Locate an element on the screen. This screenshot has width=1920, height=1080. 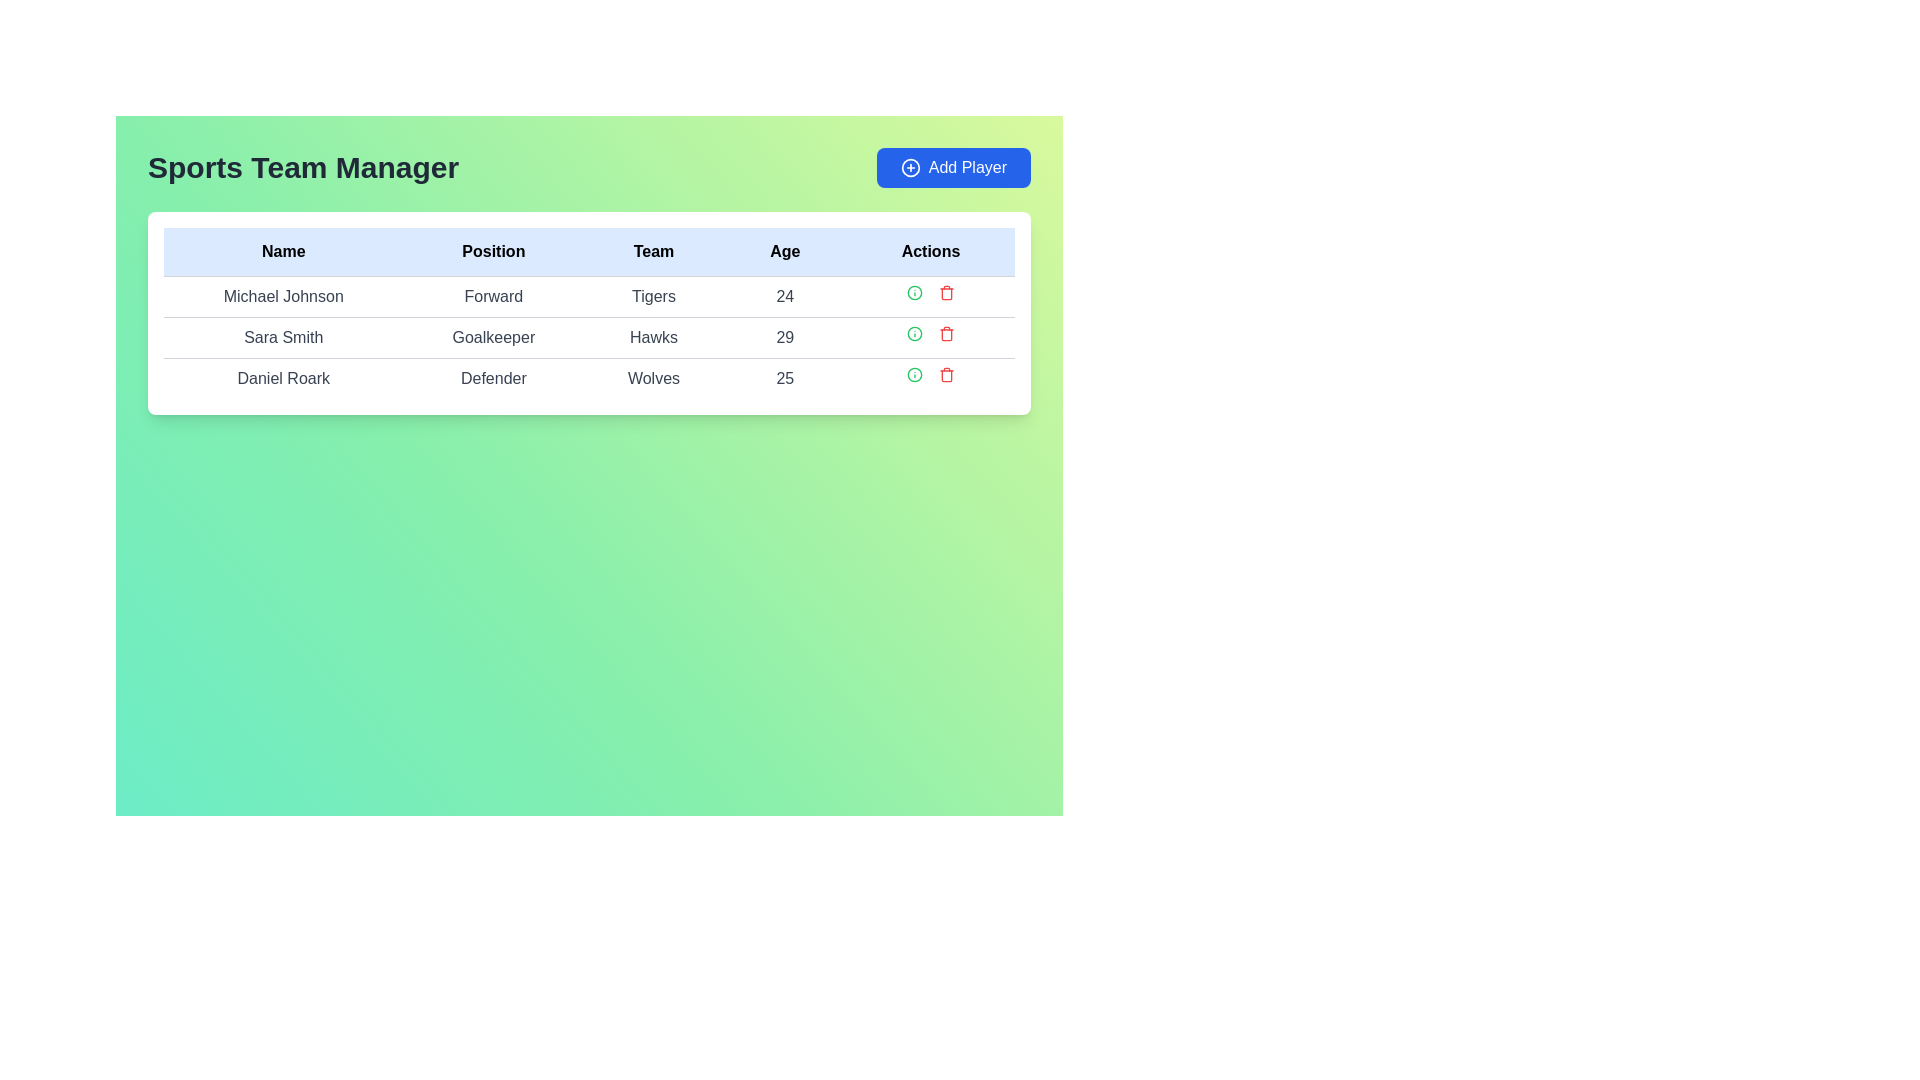
the green outlined circle icon button is located at coordinates (913, 333).